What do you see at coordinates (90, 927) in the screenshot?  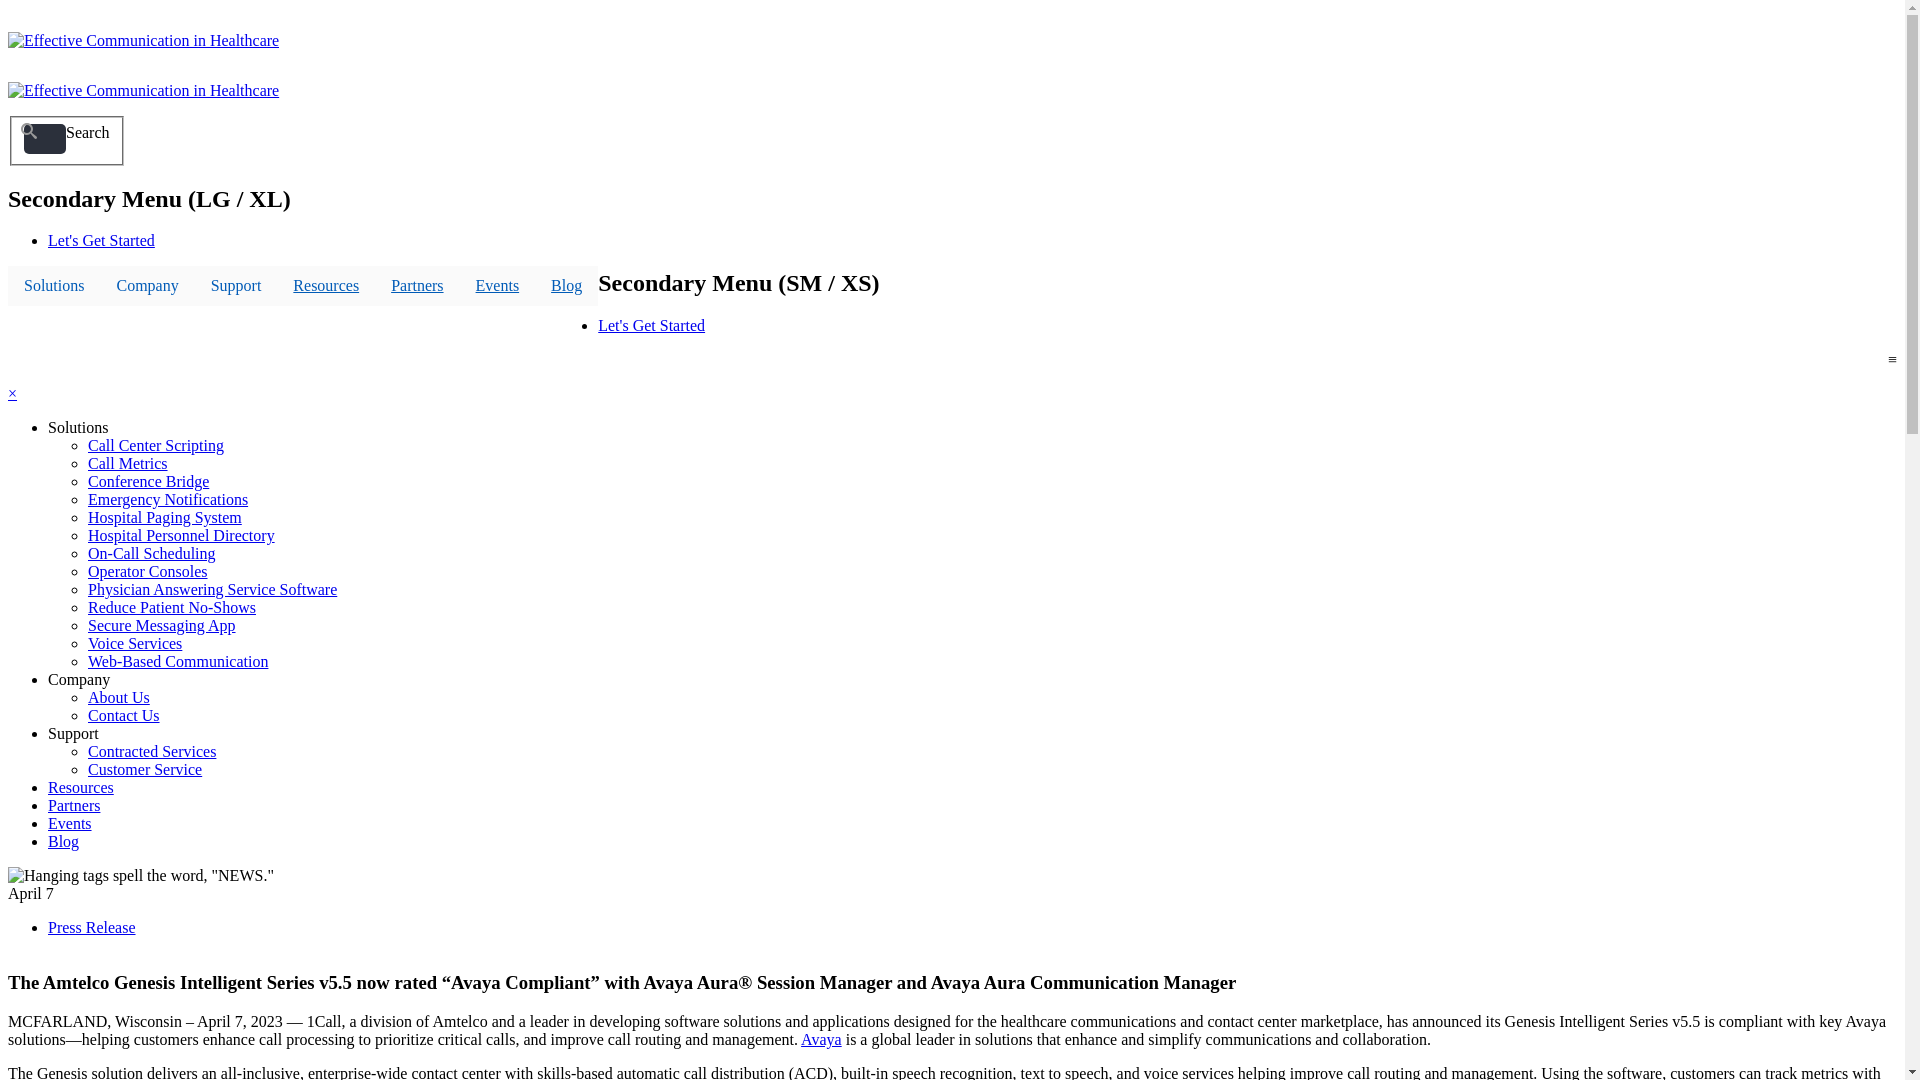 I see `'Press Release'` at bounding box center [90, 927].